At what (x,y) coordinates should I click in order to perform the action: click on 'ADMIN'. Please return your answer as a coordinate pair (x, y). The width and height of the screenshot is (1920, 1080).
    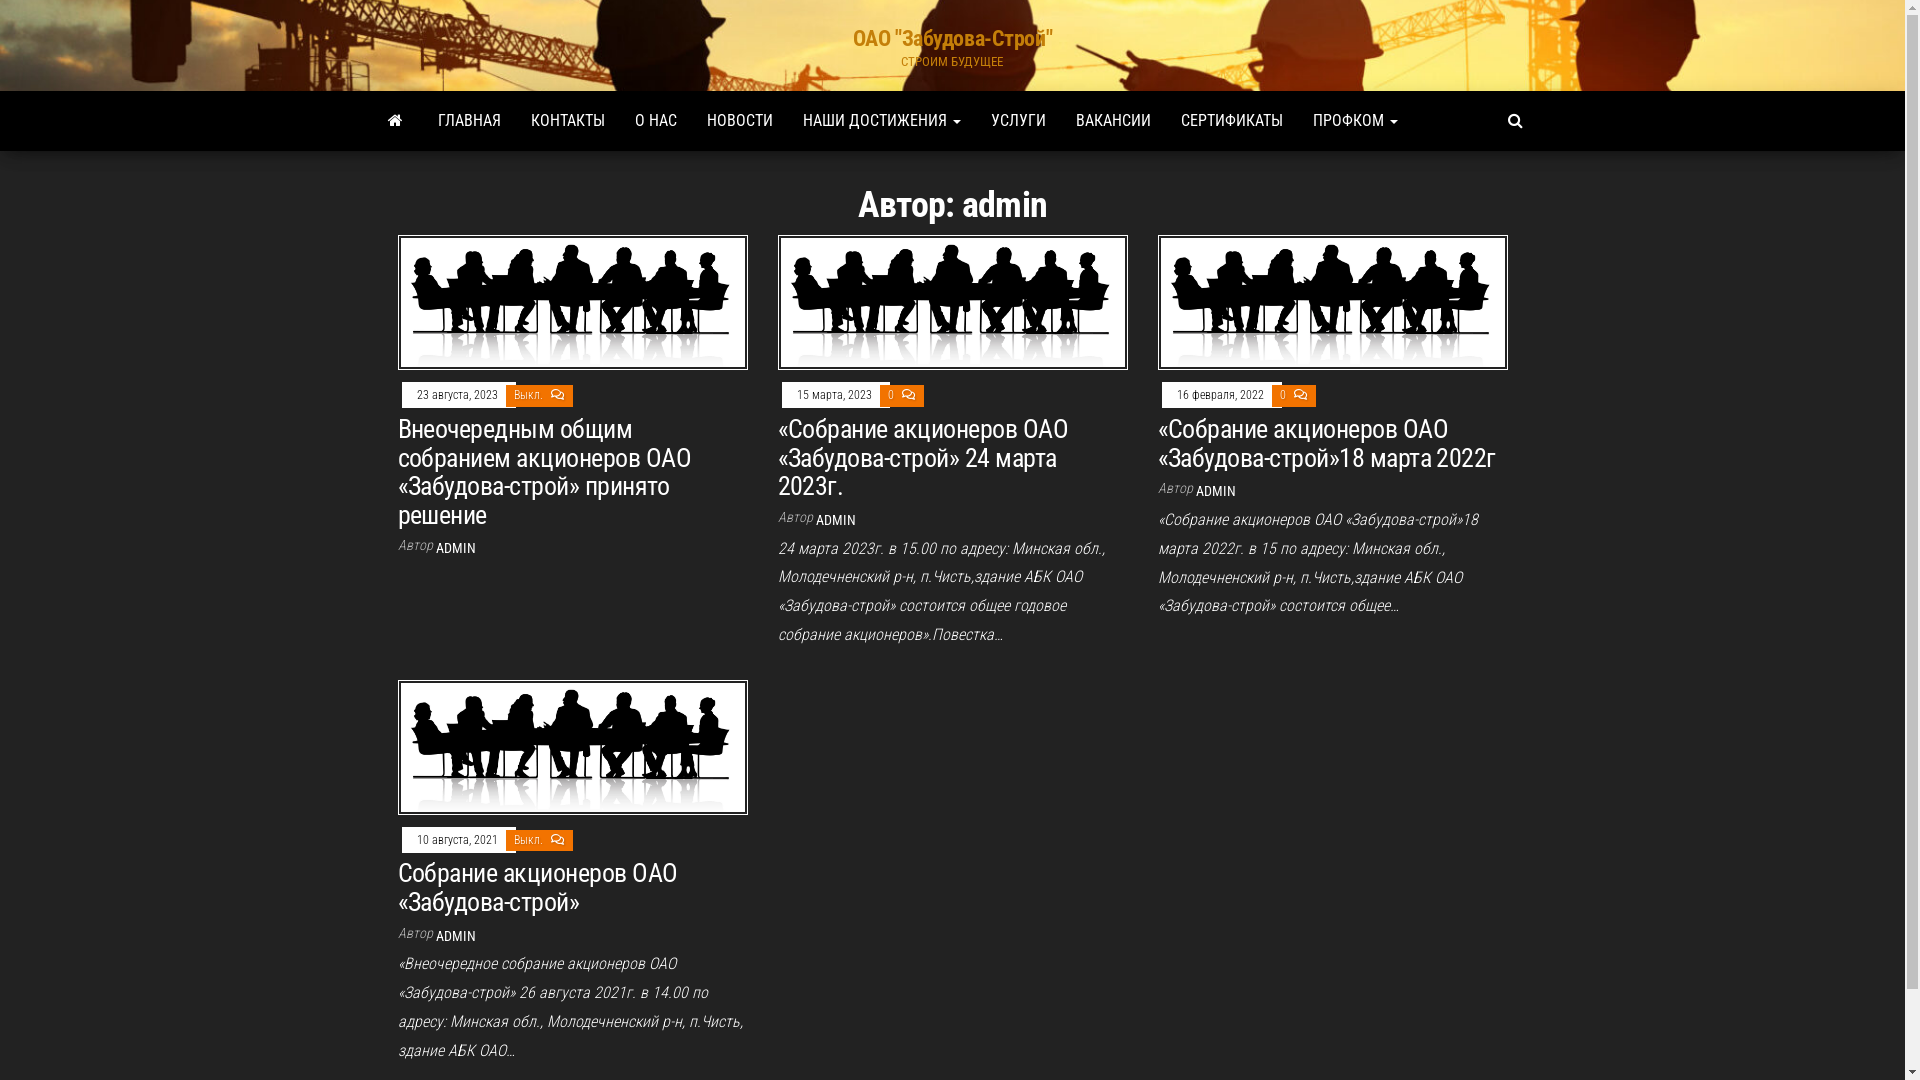
    Looking at the image, I should click on (1195, 490).